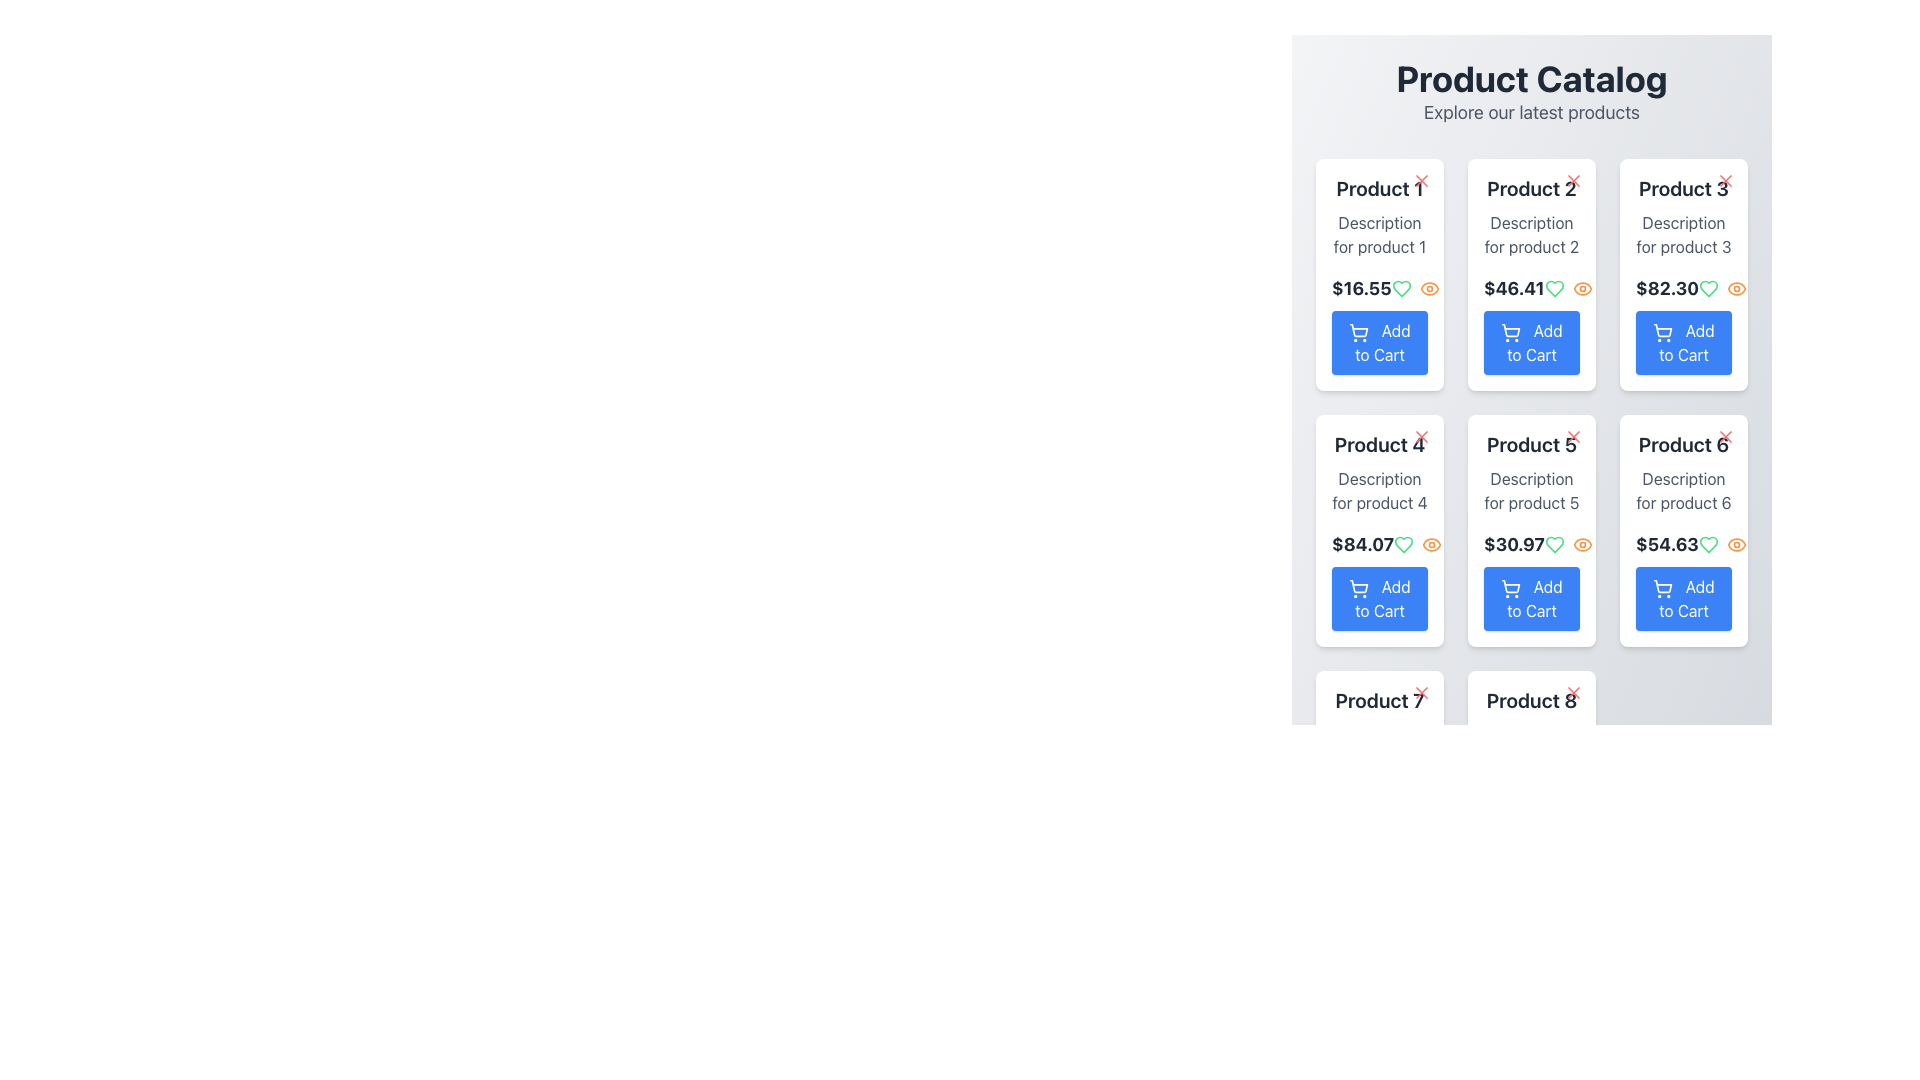  I want to click on the static text display showing the price of 'Product 6', which is located in the lower section of the product card, above the interaction icons and 'Add to Cart' button, so click(1667, 544).